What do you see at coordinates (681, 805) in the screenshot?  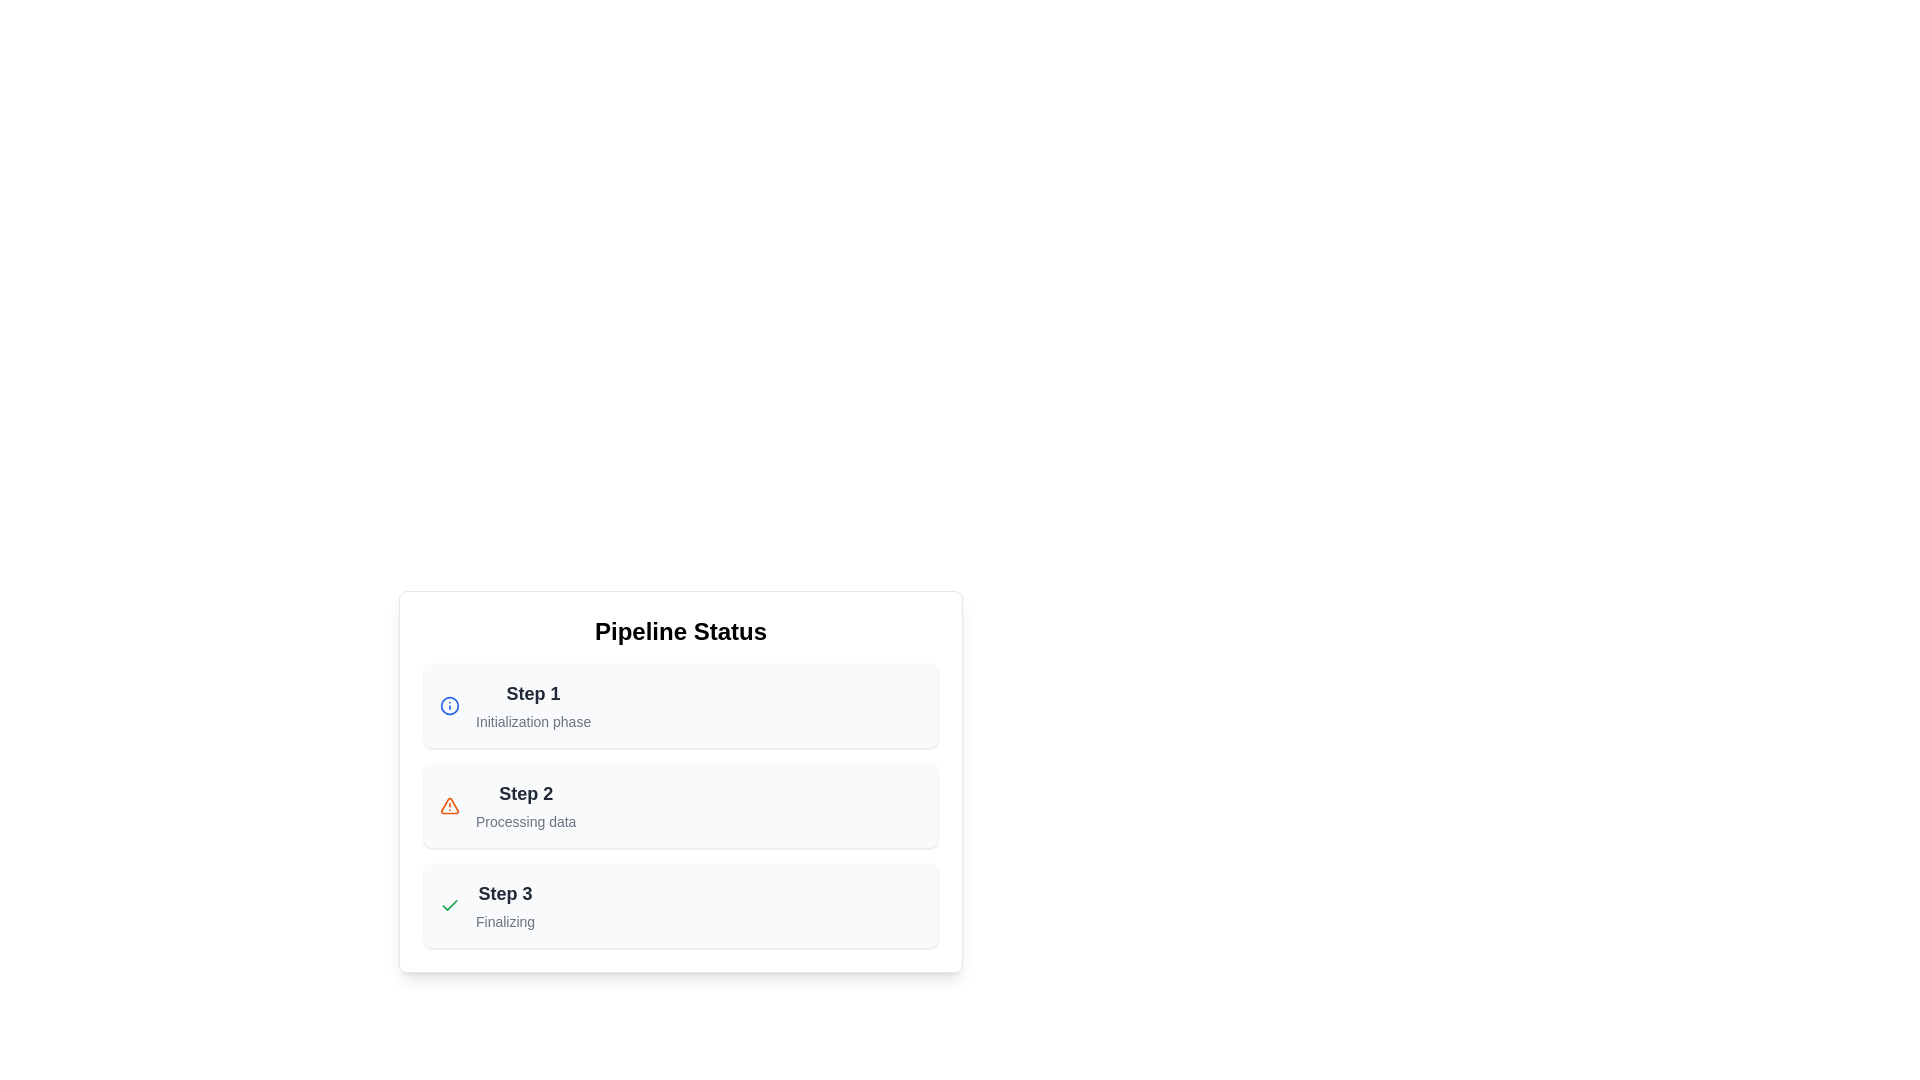 I see `the Informational block indicating 'Processing data', which is the second step in the process pipeline` at bounding box center [681, 805].